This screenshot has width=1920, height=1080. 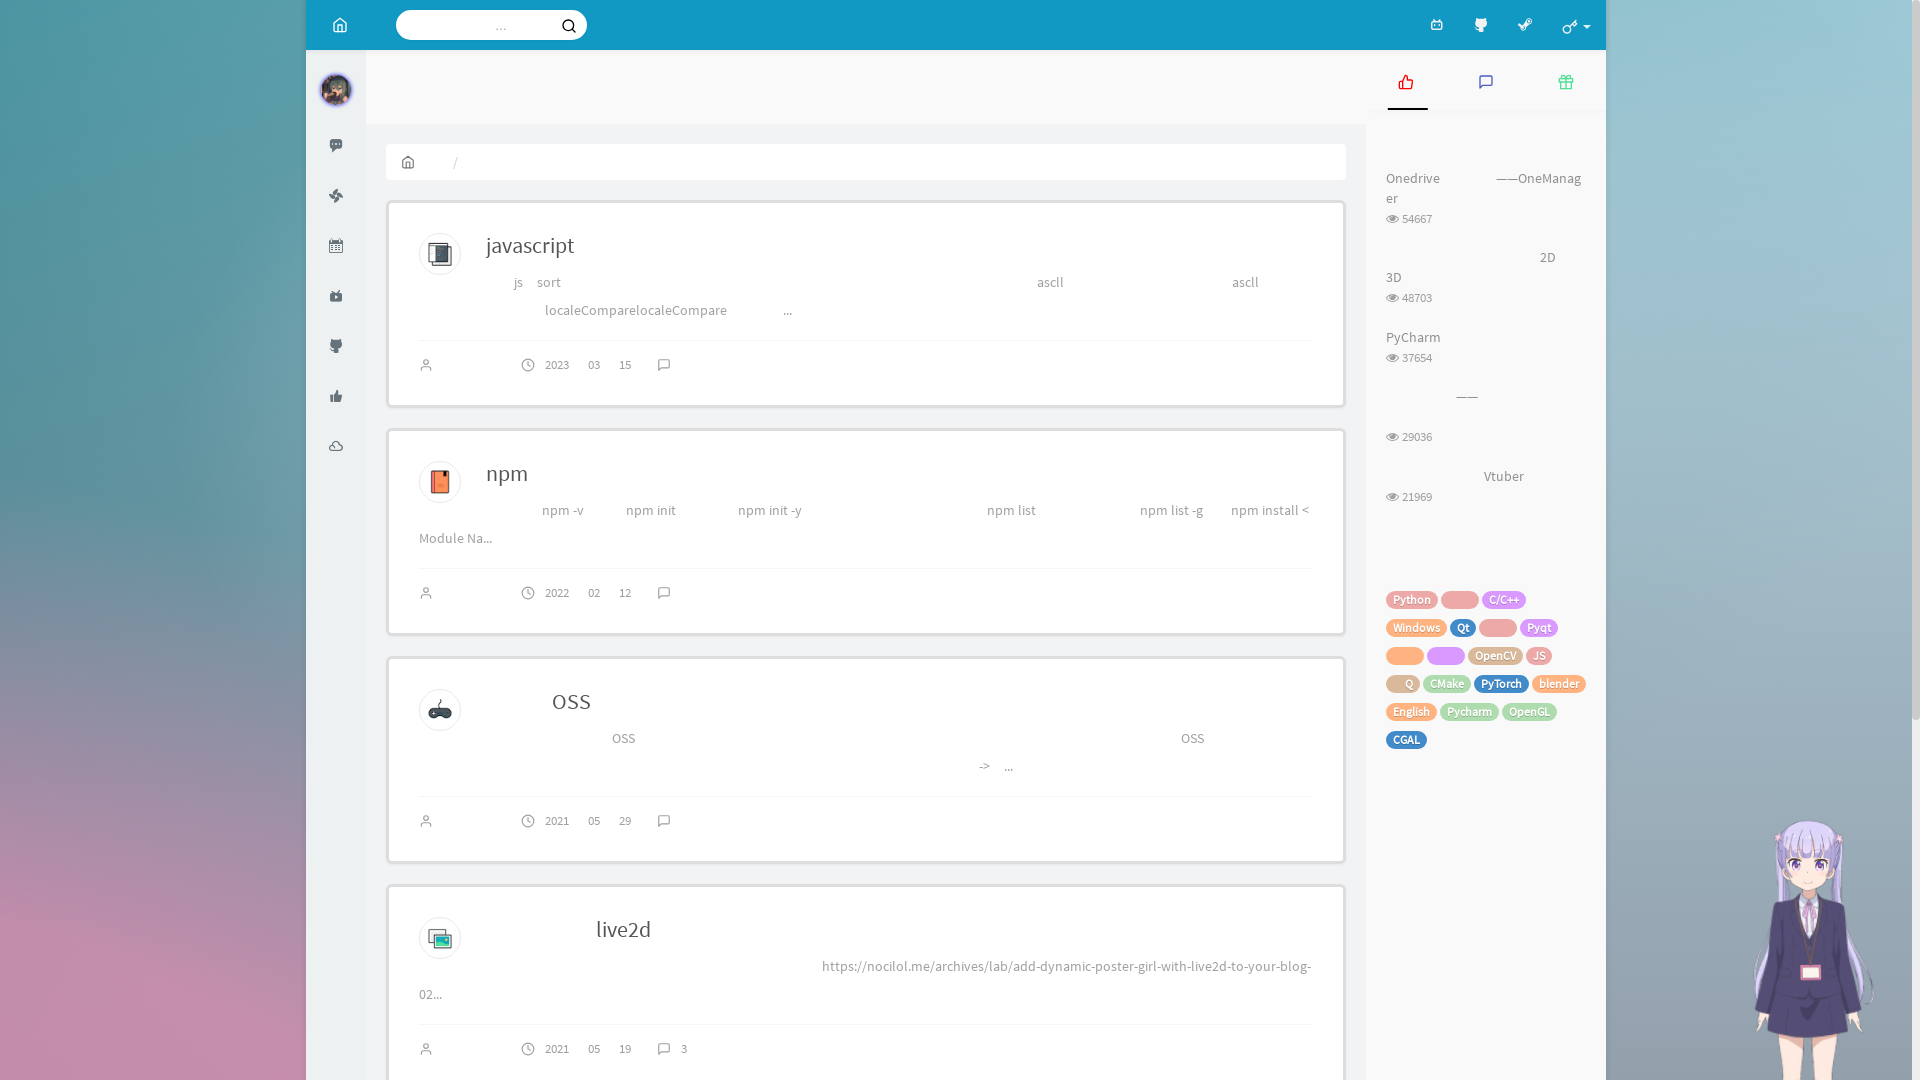 What do you see at coordinates (1538, 627) in the screenshot?
I see `'Pyqt'` at bounding box center [1538, 627].